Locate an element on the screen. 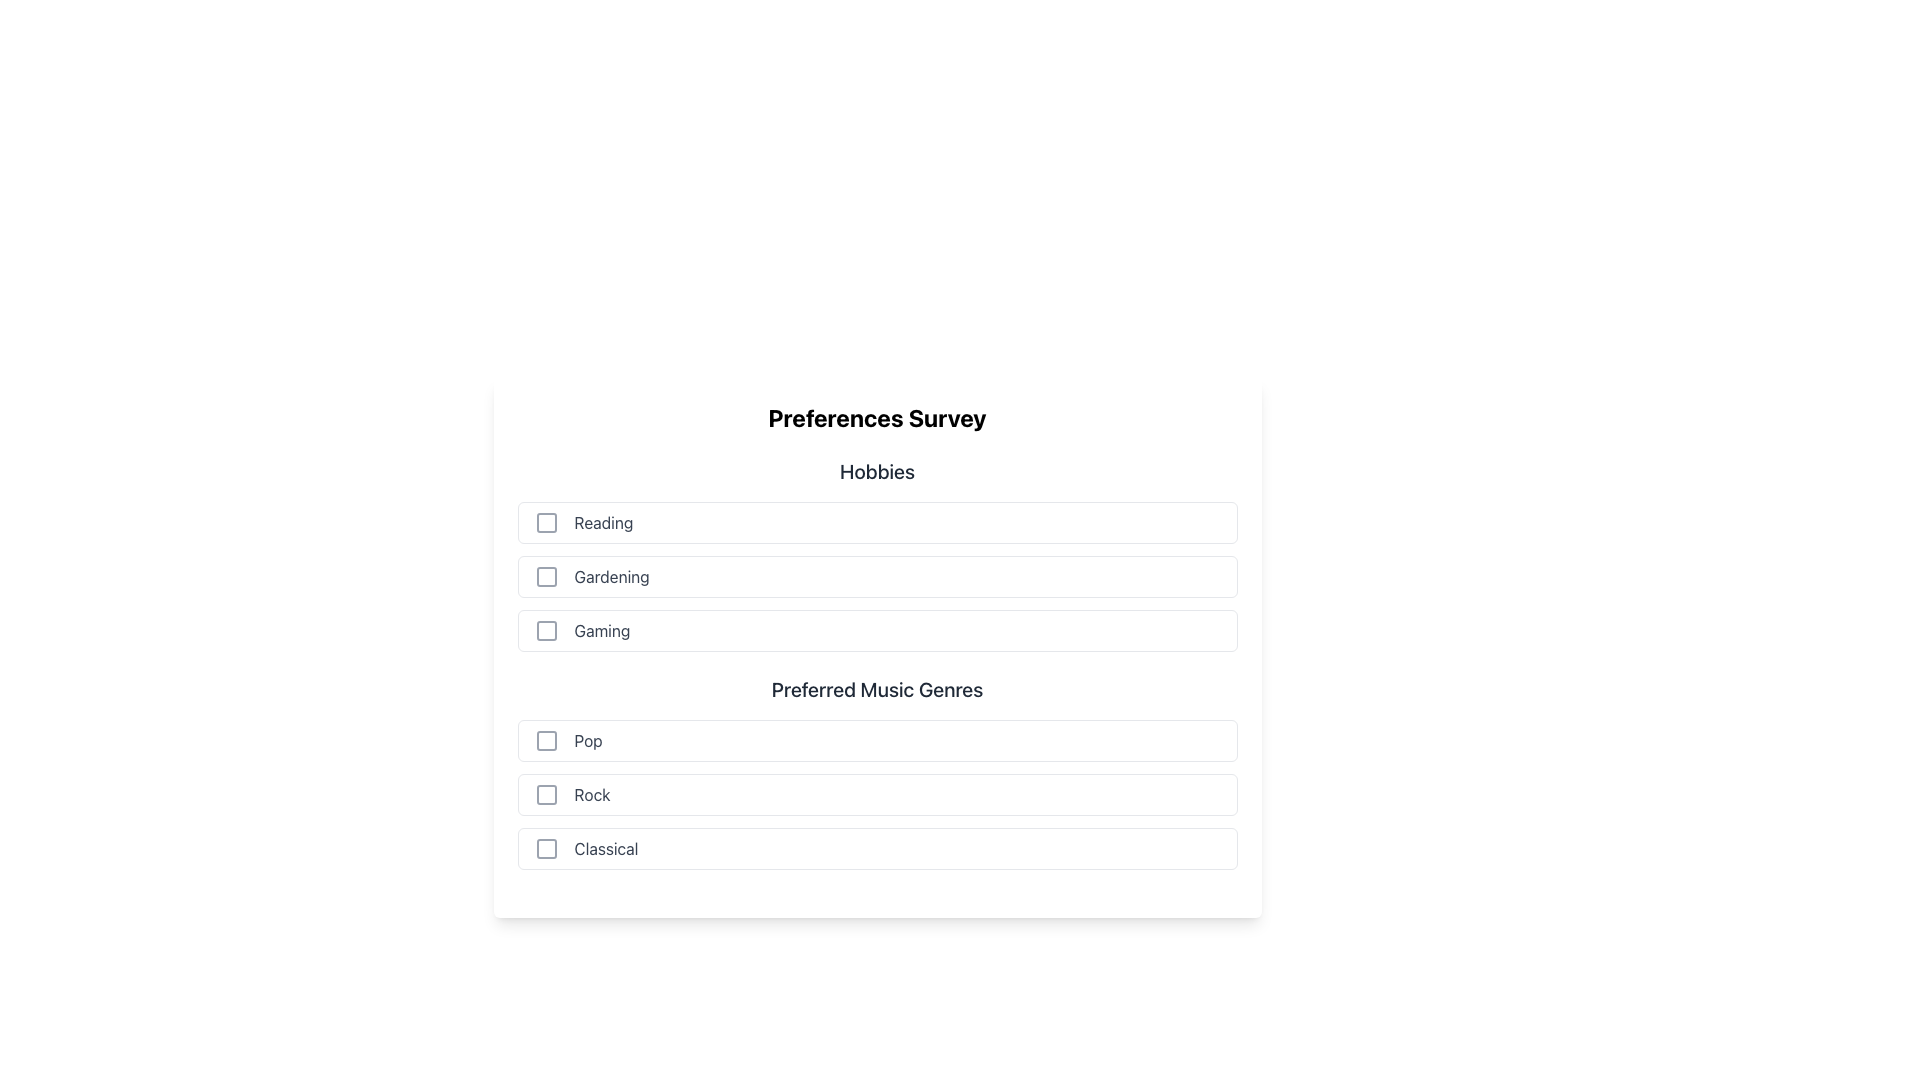 This screenshot has height=1080, width=1920. the checkbox element located to the left of the 'Gaming' label in the hobbies list is located at coordinates (546, 631).